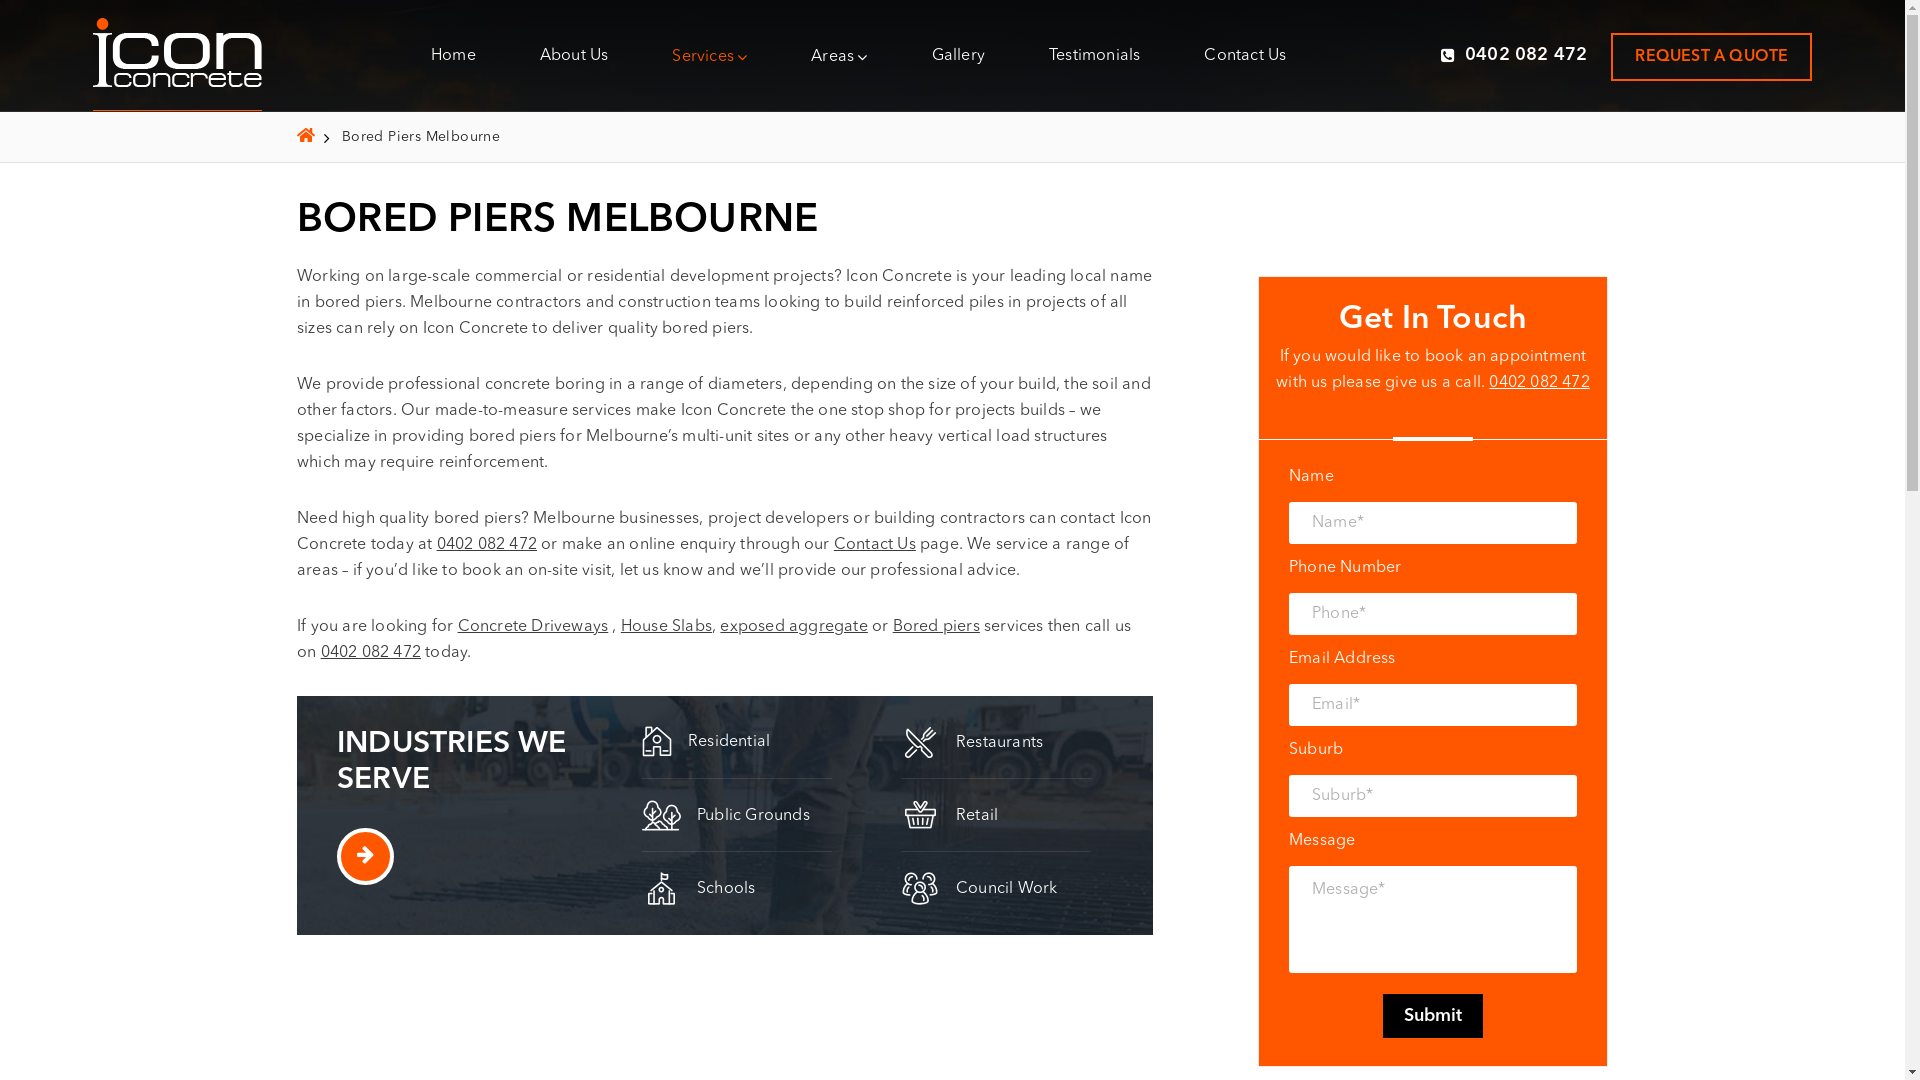 The image size is (1920, 1080). I want to click on 'About Us', so click(539, 53).